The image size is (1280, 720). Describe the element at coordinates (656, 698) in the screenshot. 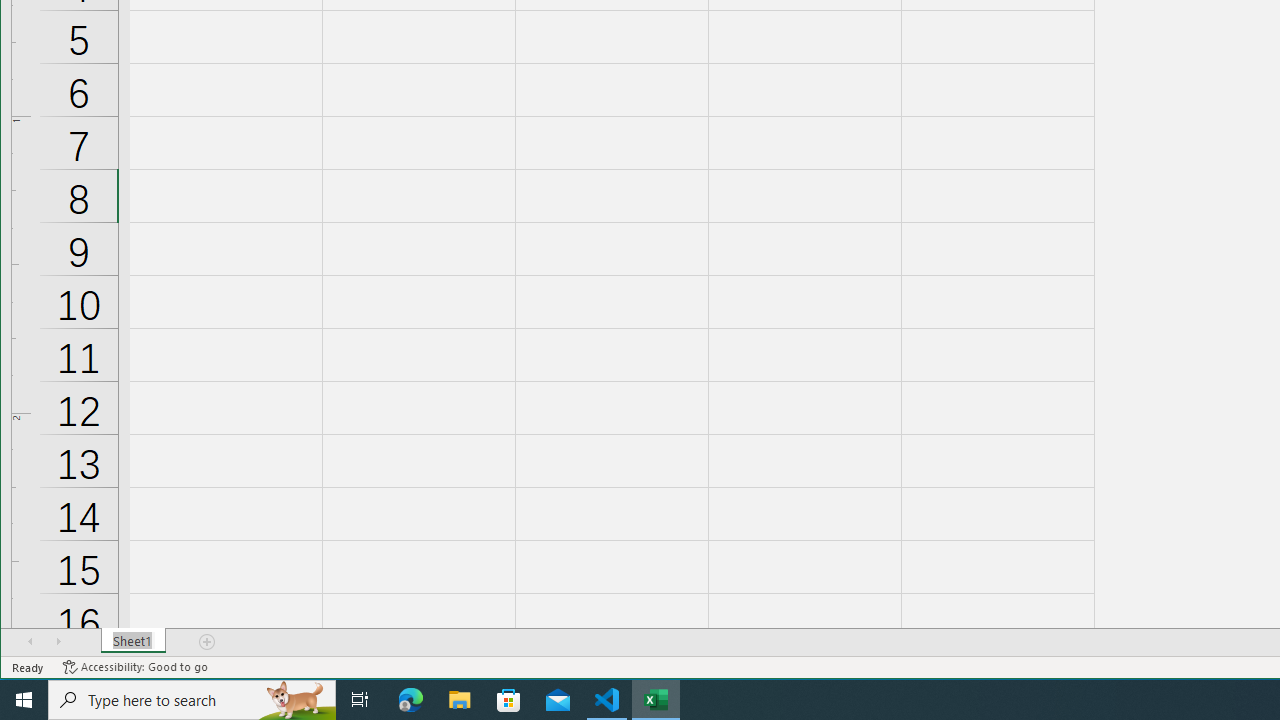

I see `'Excel - 1 running window'` at that location.